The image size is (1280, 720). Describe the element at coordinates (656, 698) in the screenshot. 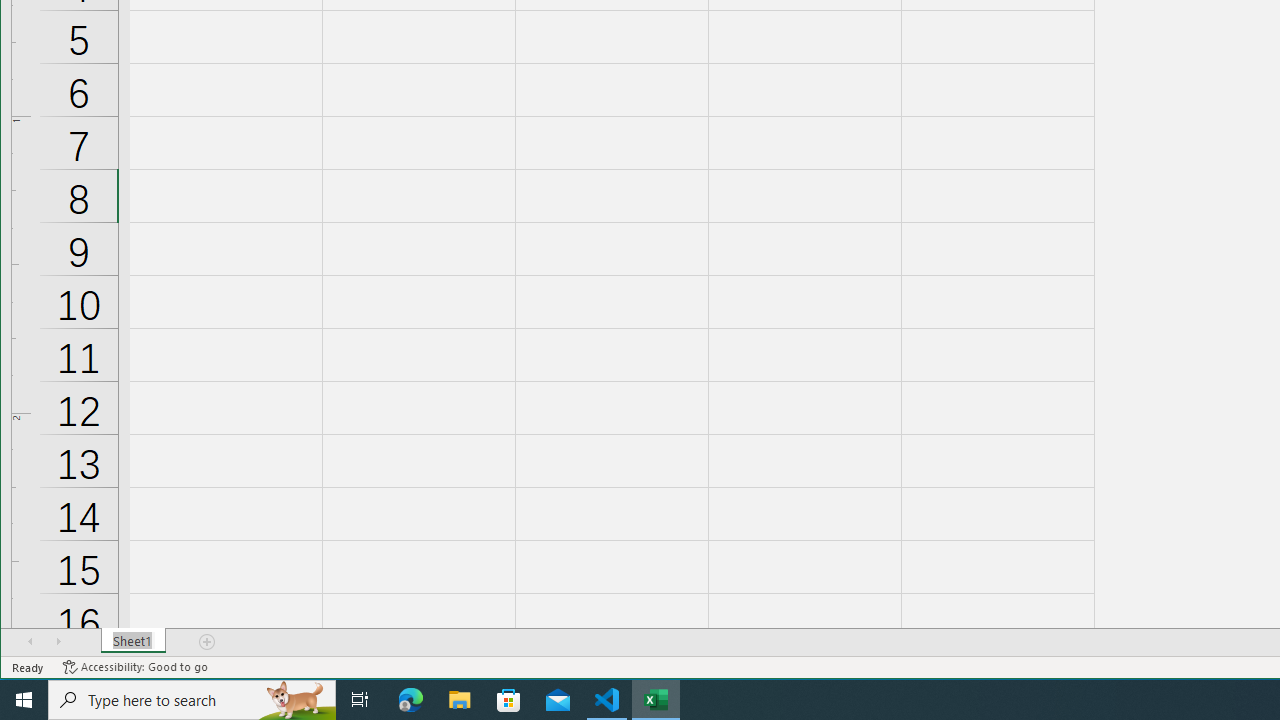

I see `'Excel - 1 running window'` at that location.